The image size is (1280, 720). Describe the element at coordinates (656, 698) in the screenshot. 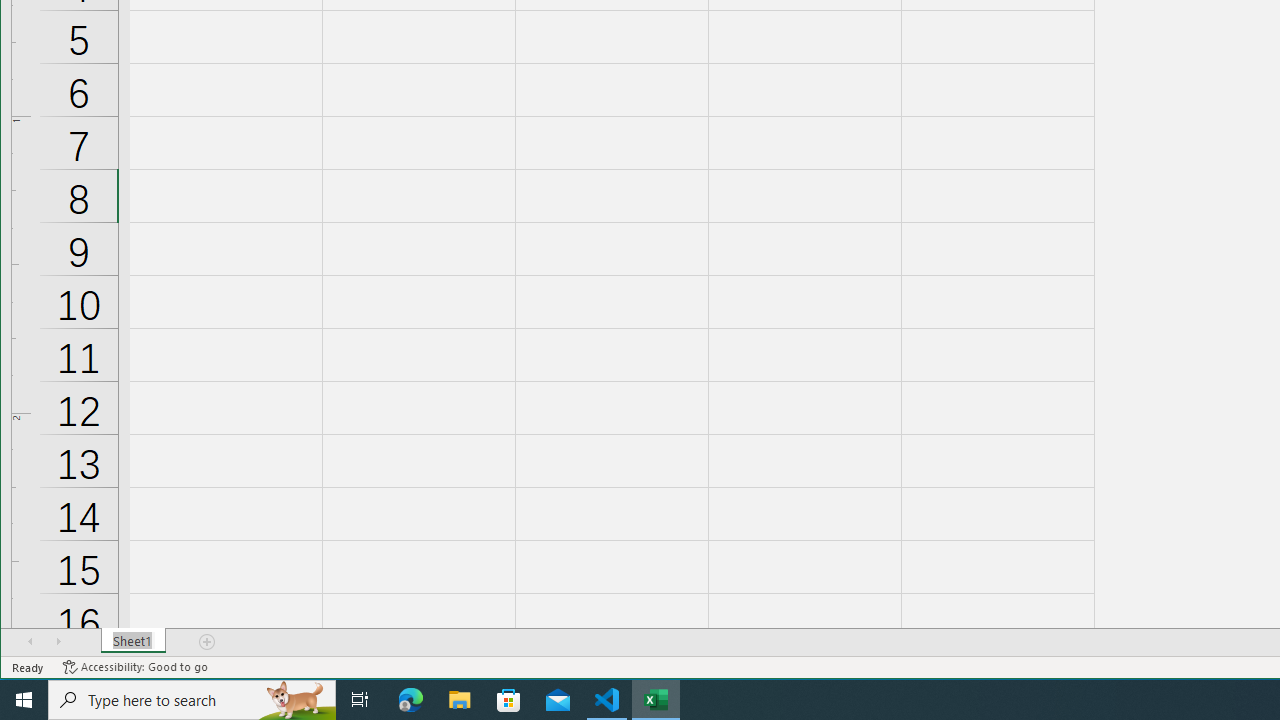

I see `'Excel - 1 running window'` at that location.